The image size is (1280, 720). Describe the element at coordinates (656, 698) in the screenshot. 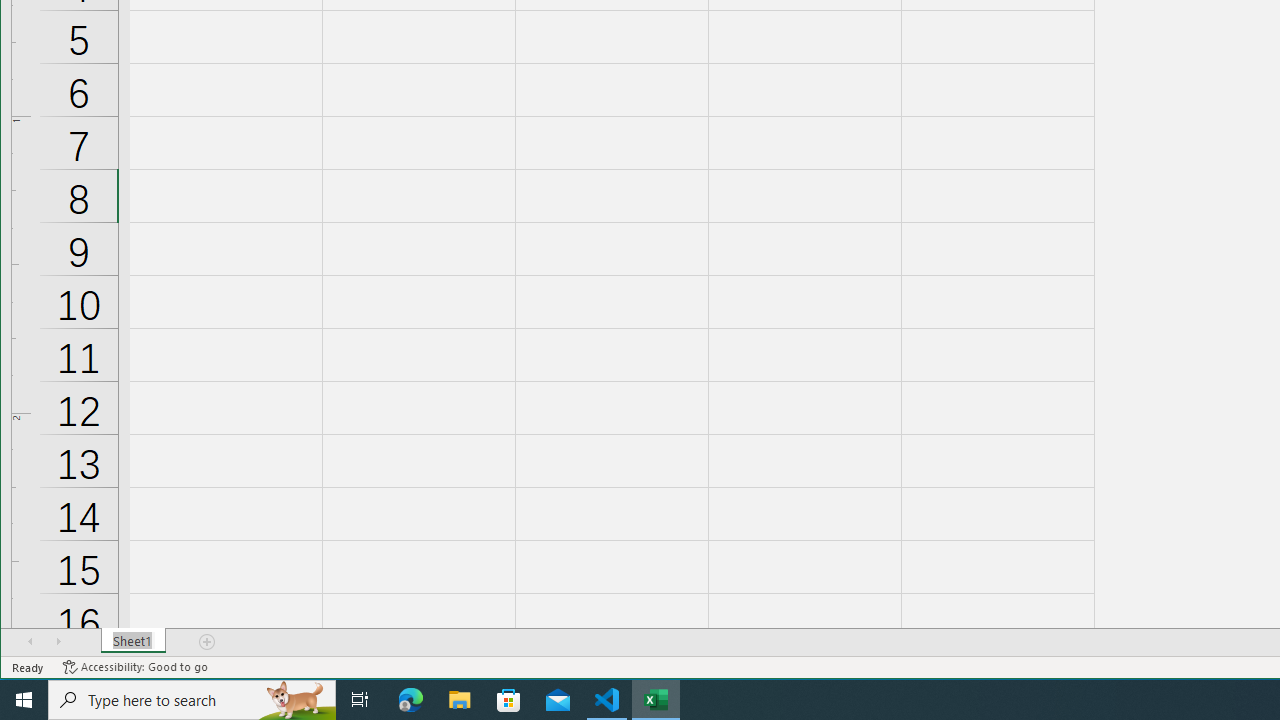

I see `'Excel - 1 running window'` at that location.